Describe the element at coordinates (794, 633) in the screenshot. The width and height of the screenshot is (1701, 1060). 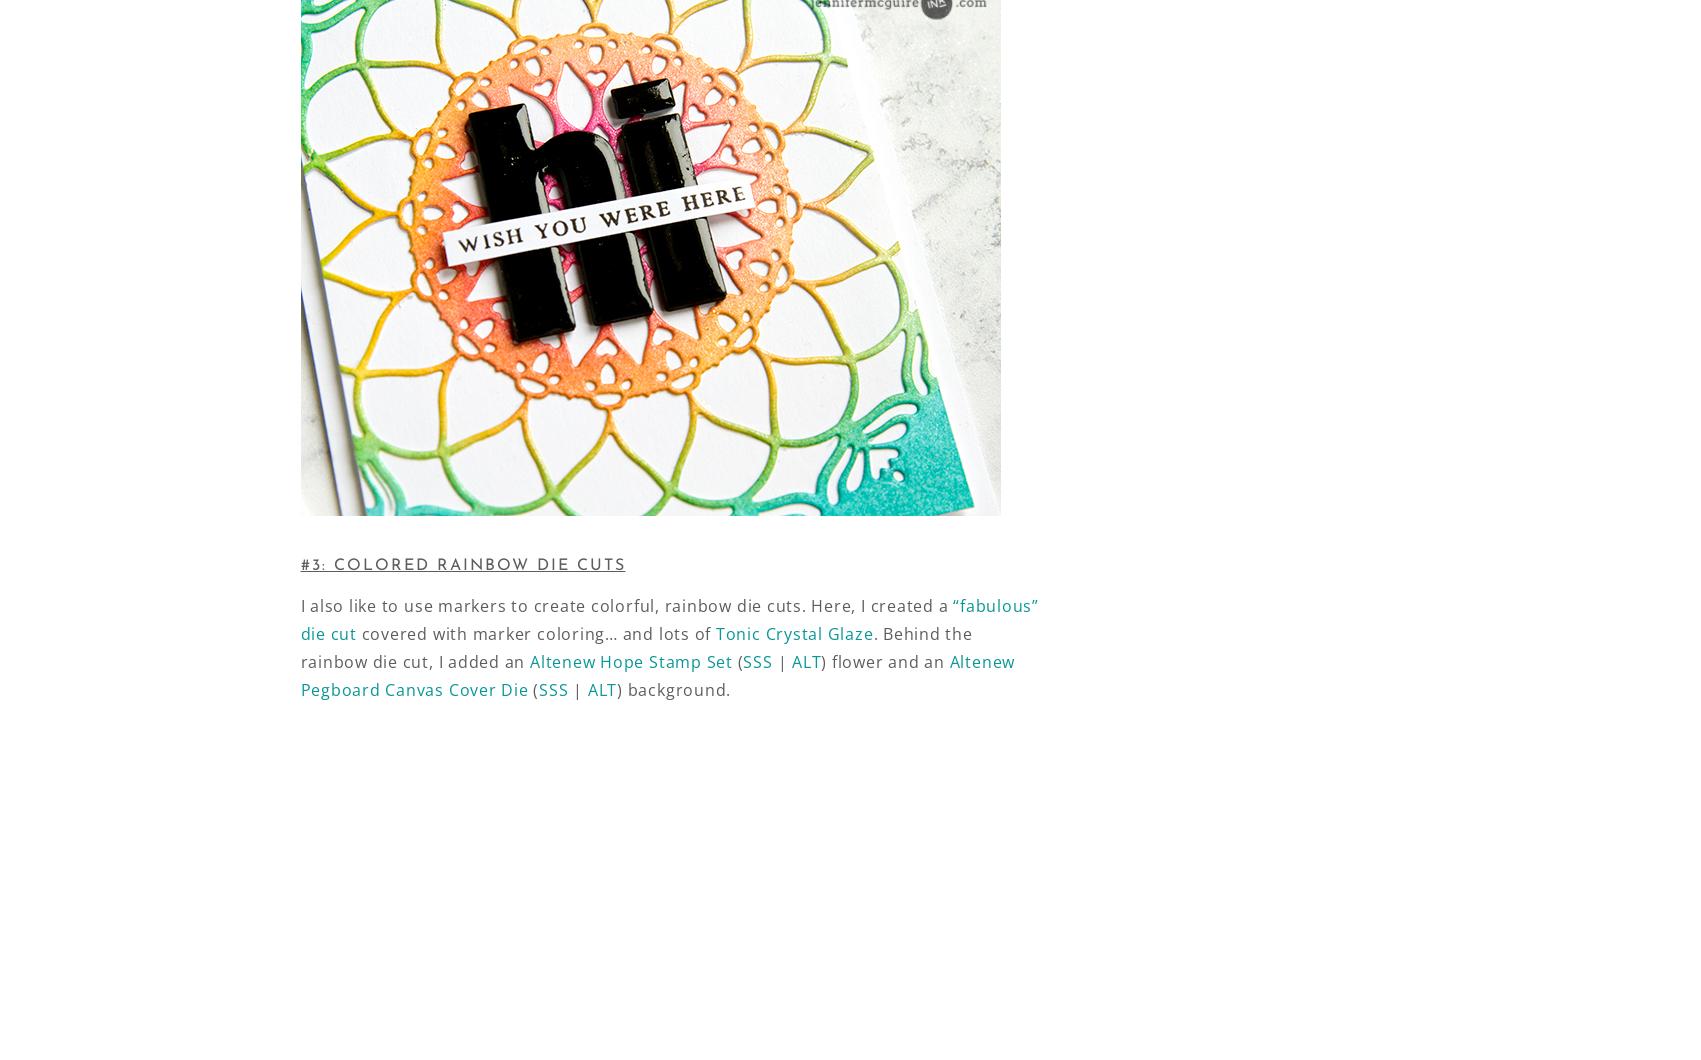
I see `'Tonic Crystal Glaze'` at that location.